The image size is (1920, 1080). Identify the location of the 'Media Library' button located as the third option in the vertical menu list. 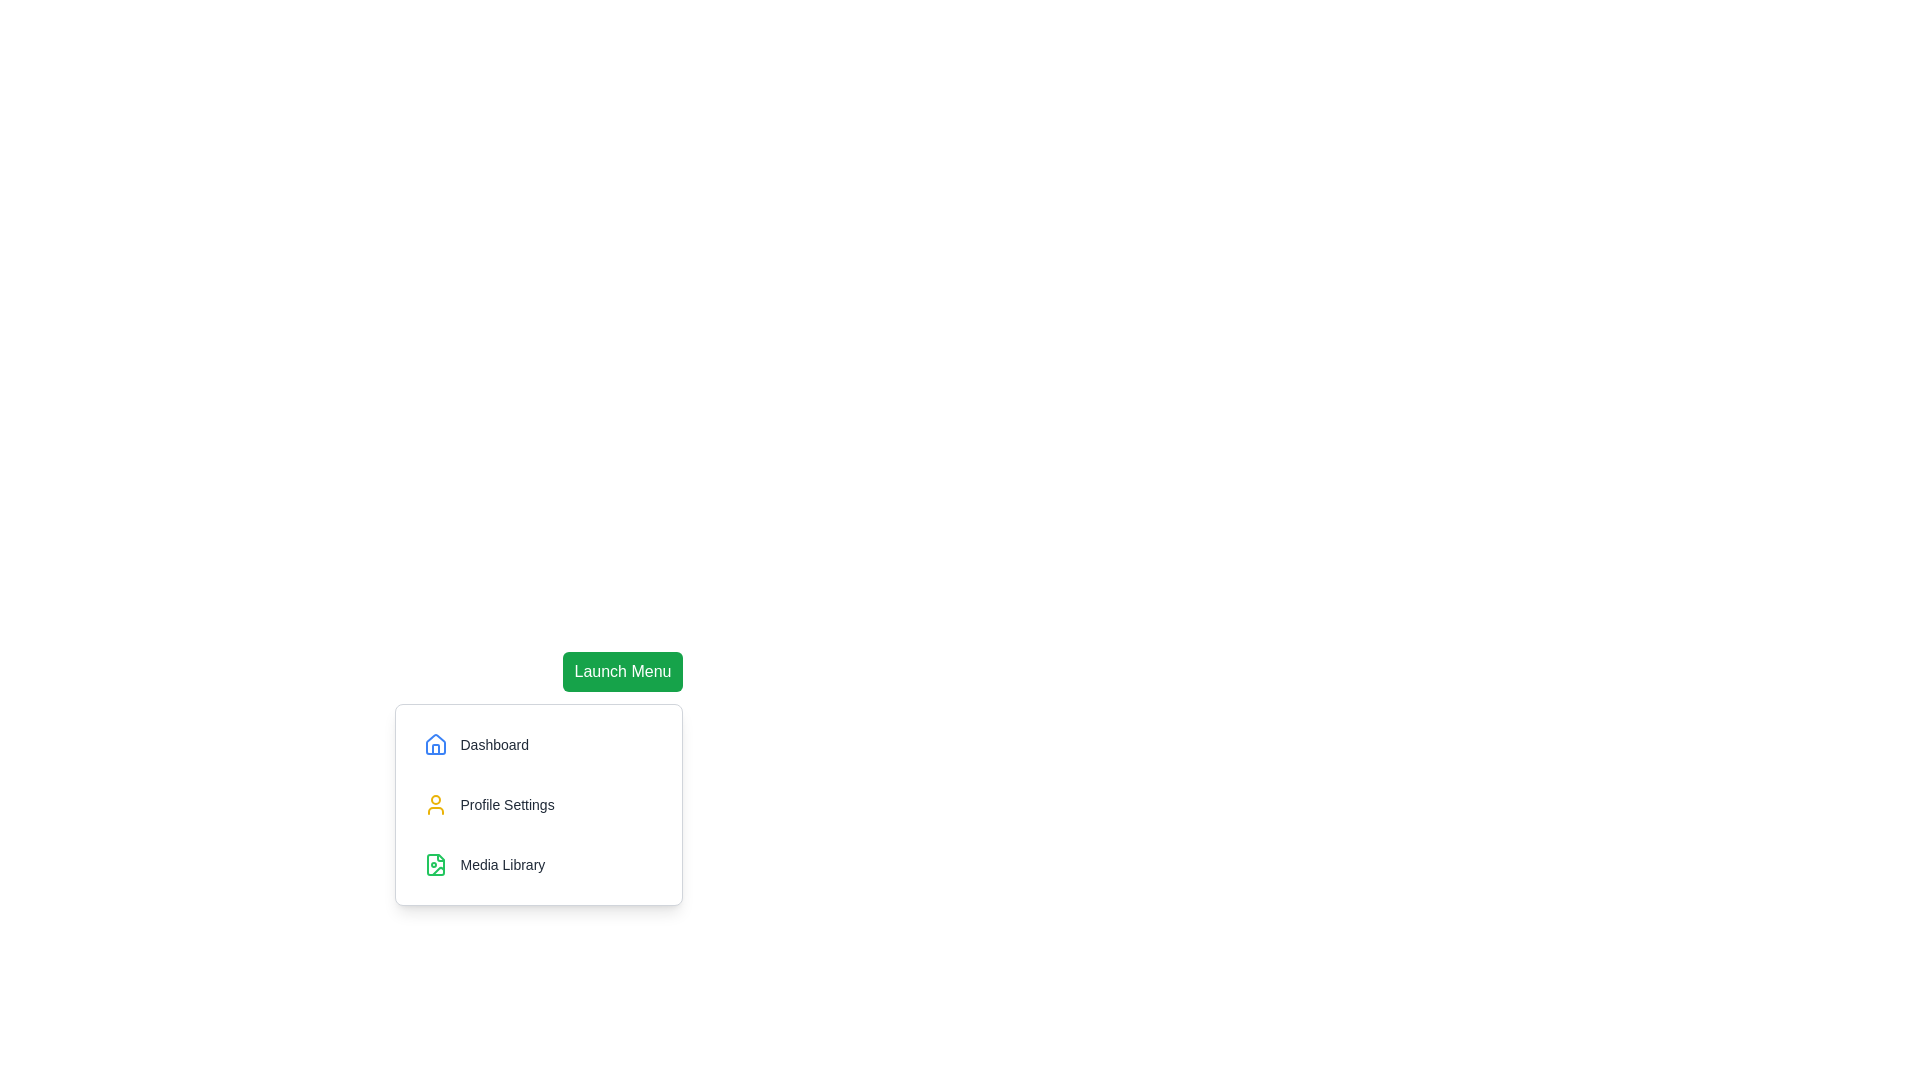
(539, 863).